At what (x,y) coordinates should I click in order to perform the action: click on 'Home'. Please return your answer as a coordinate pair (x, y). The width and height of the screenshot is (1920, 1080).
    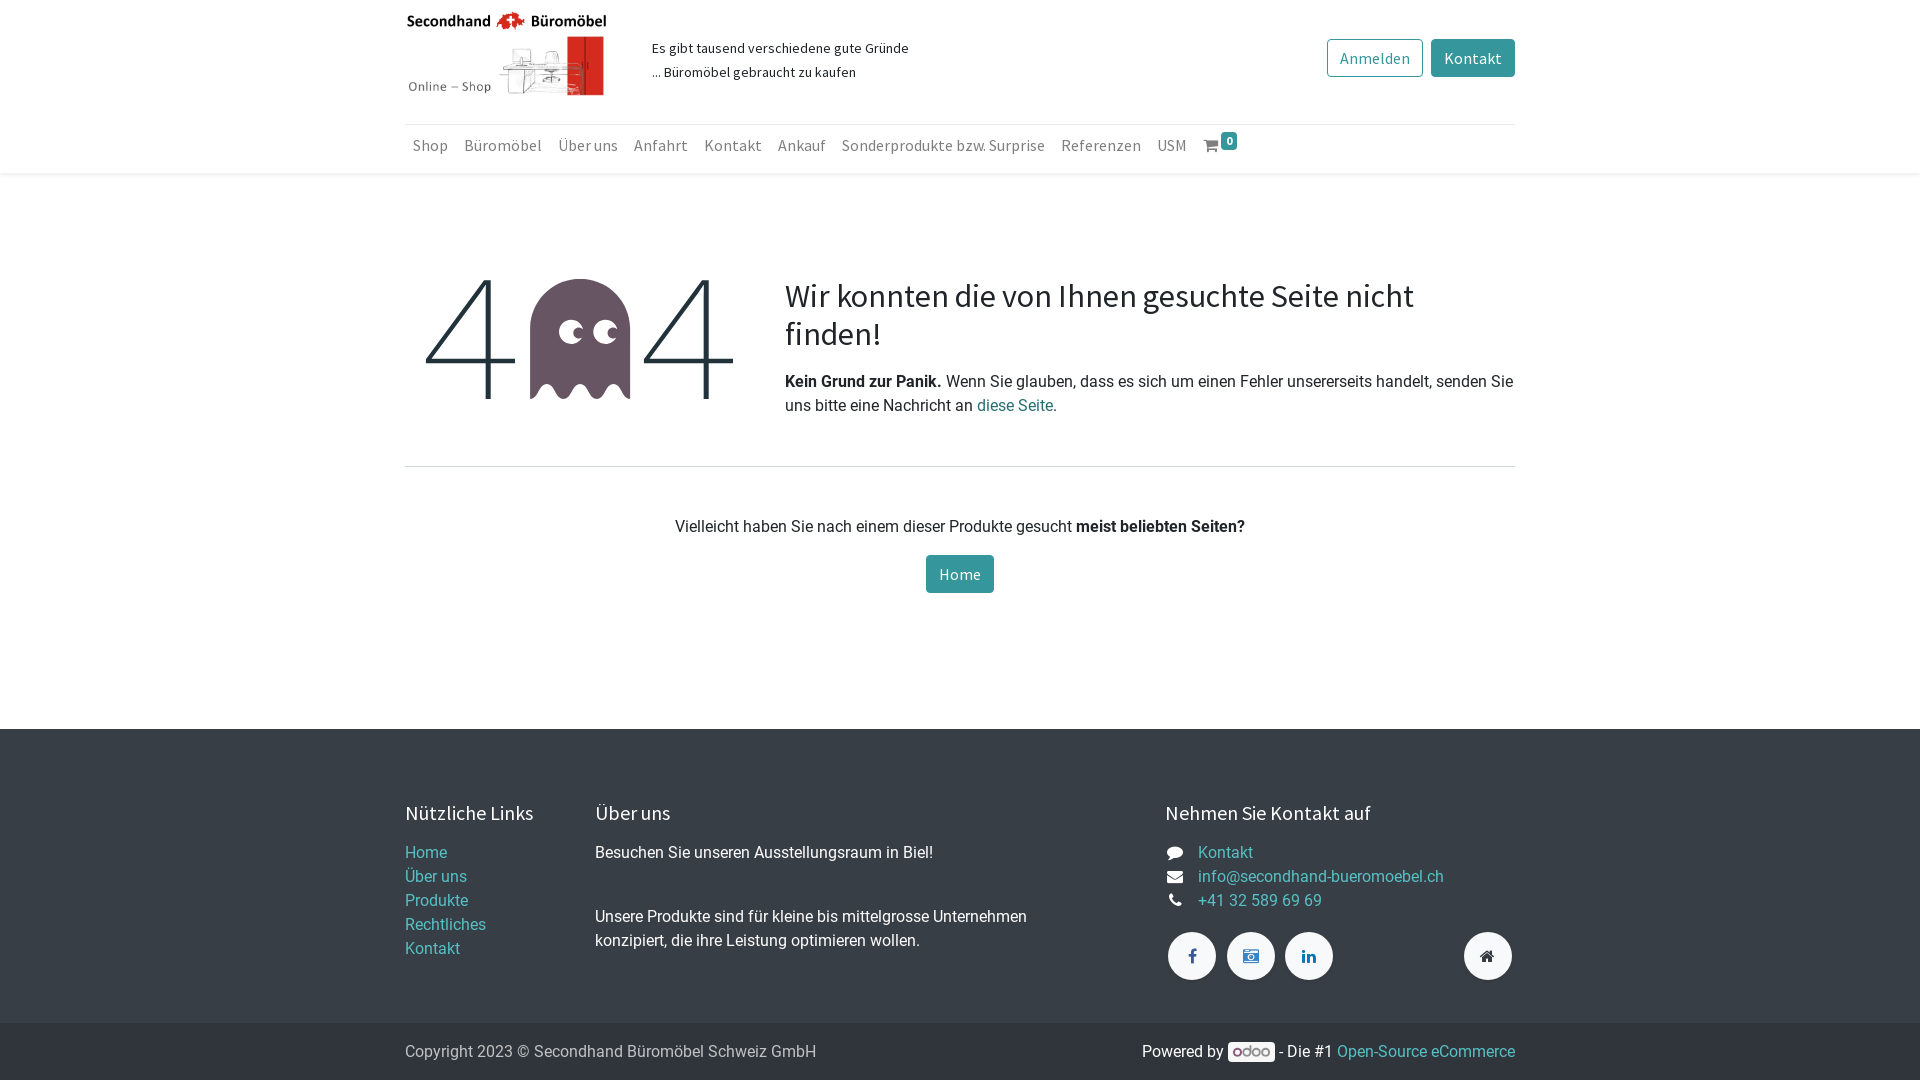
    Looking at the image, I should click on (425, 852).